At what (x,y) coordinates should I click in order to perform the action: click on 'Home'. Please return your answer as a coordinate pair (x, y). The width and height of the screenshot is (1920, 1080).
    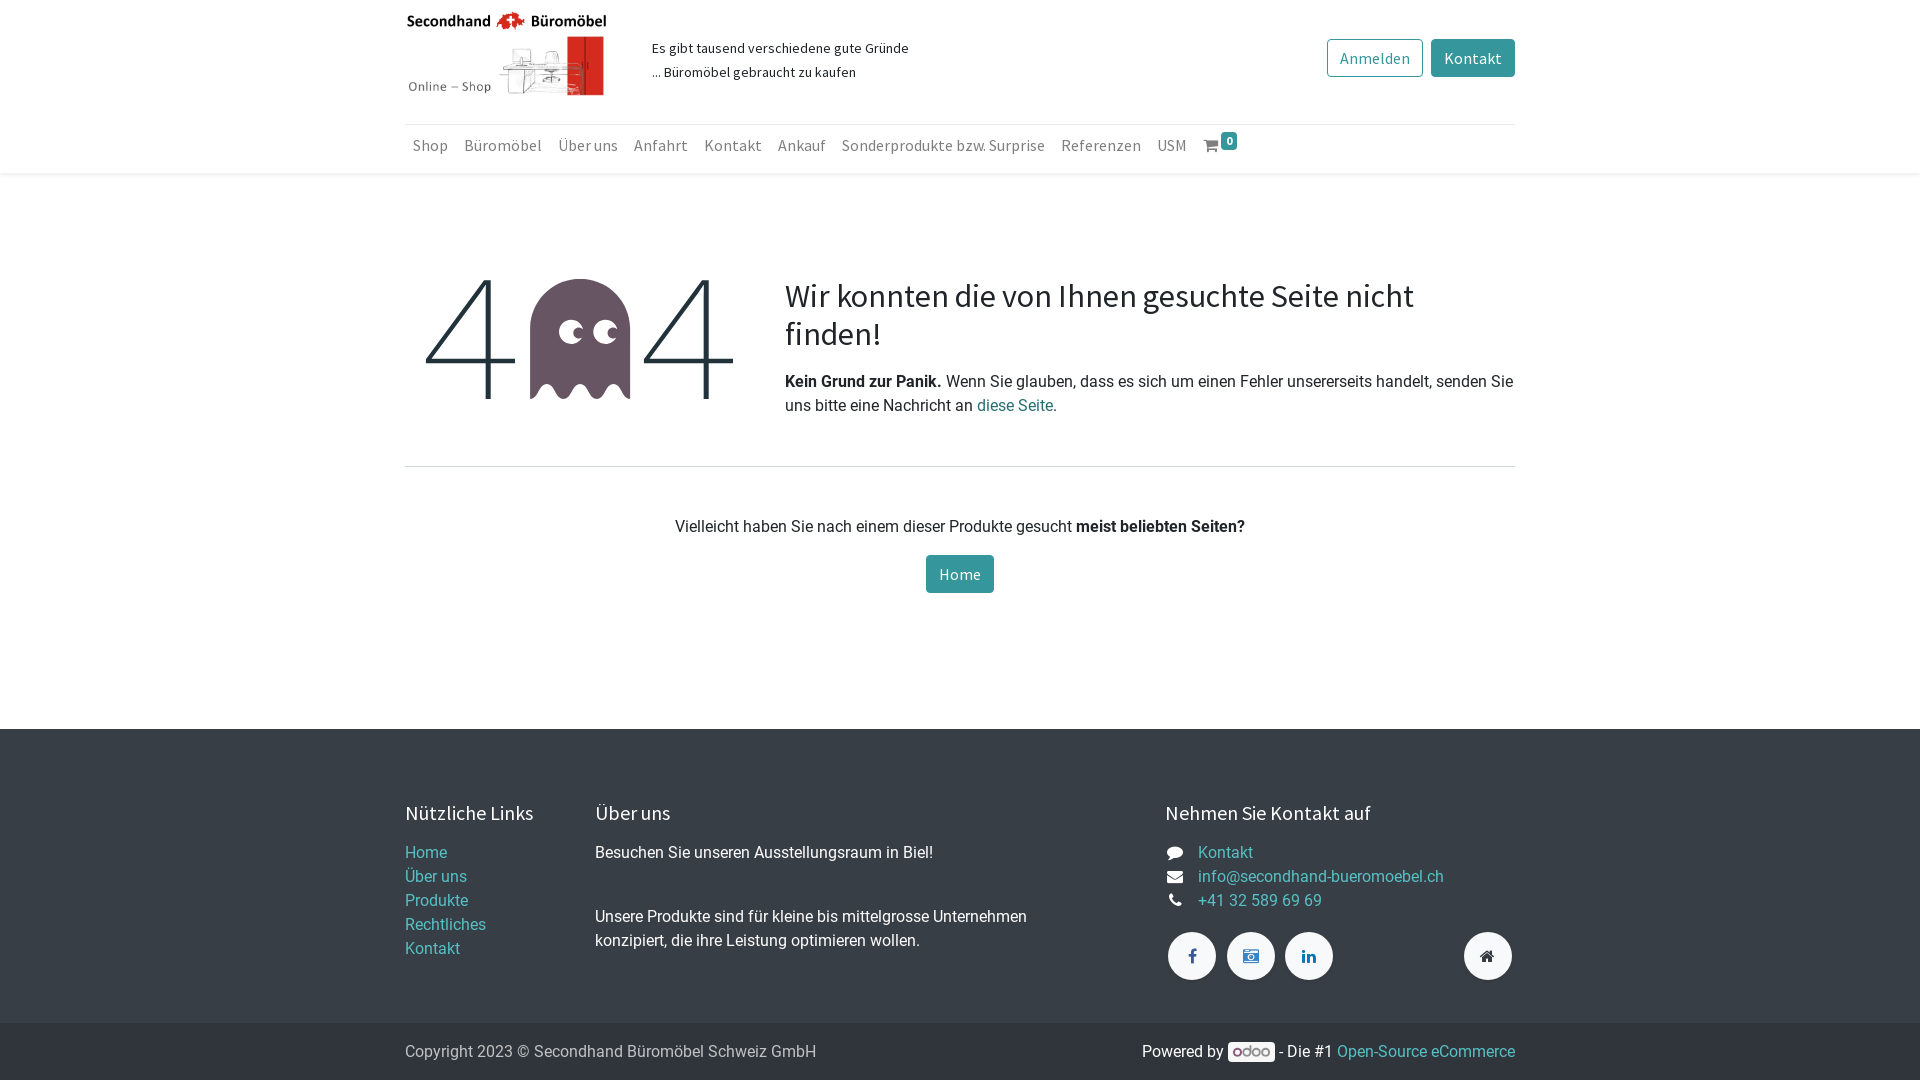
    Looking at the image, I should click on (425, 852).